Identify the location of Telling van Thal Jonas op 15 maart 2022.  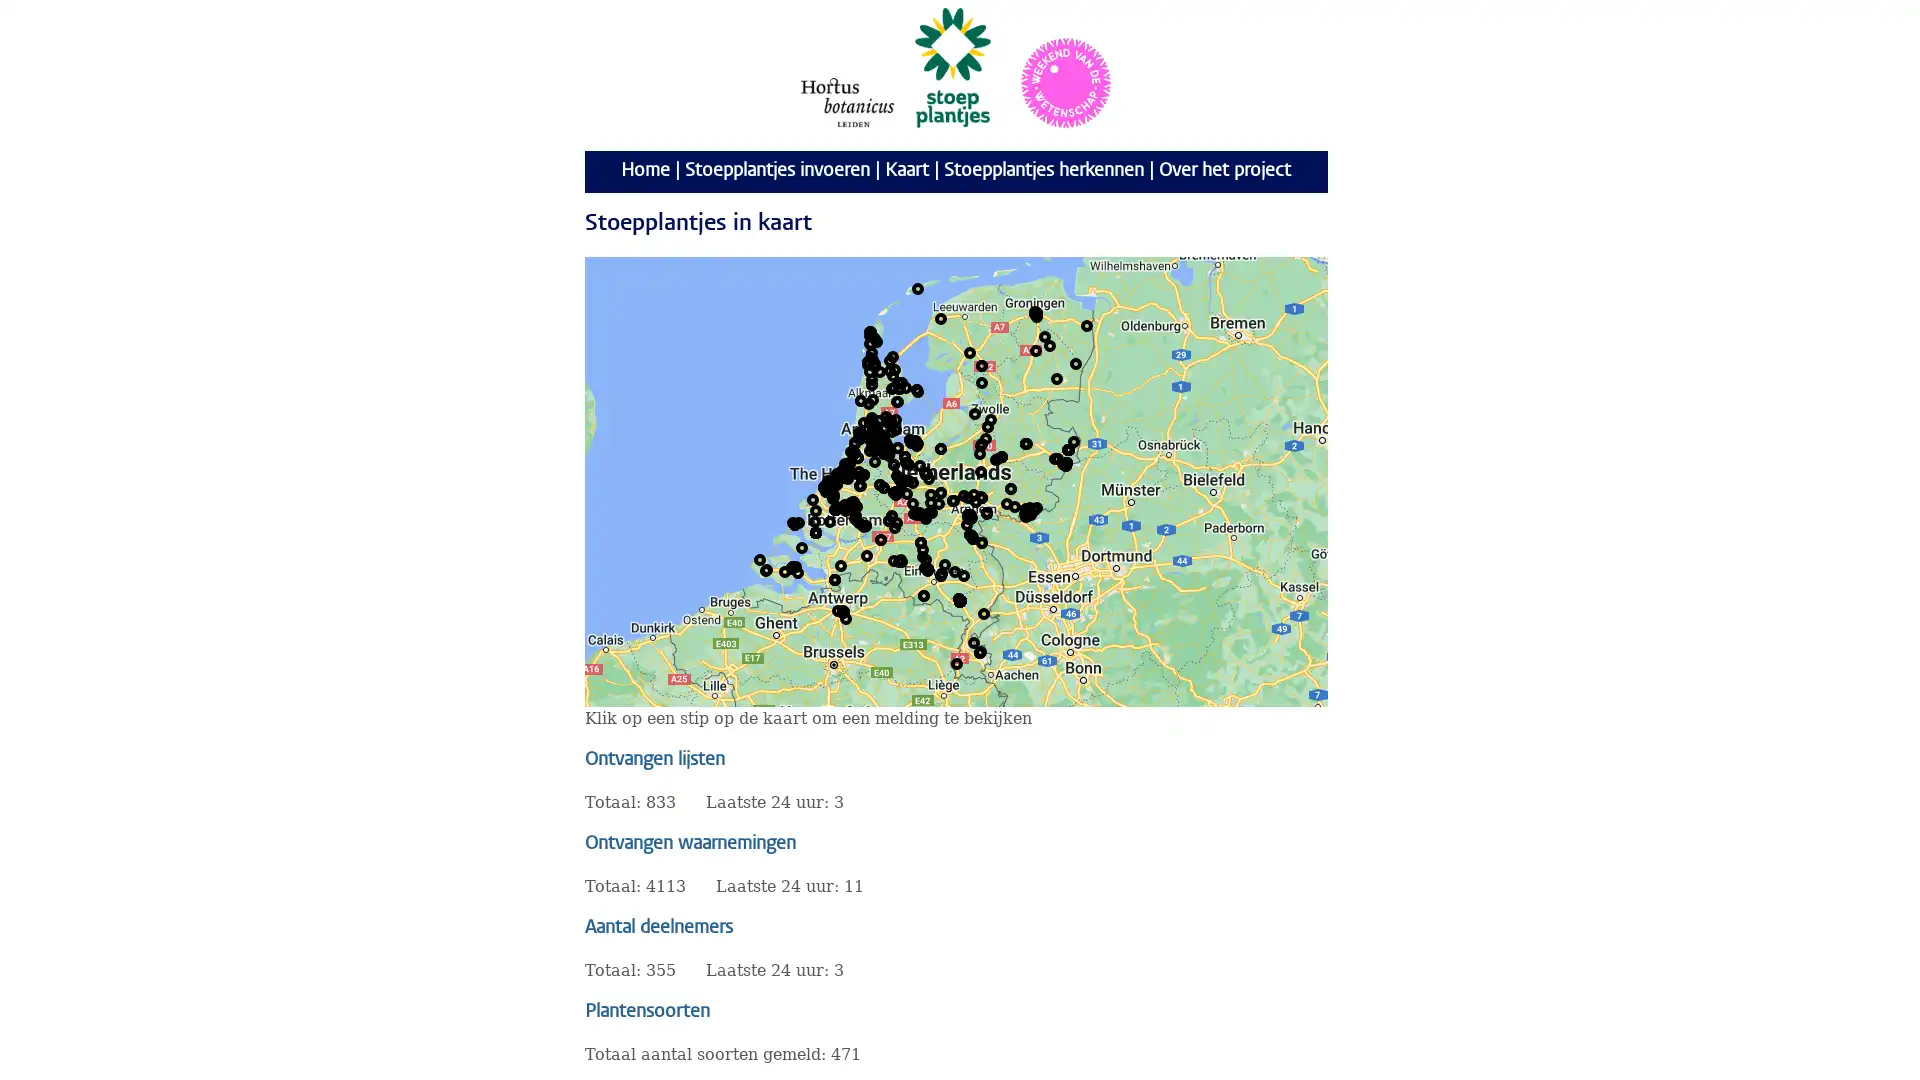
(845, 471).